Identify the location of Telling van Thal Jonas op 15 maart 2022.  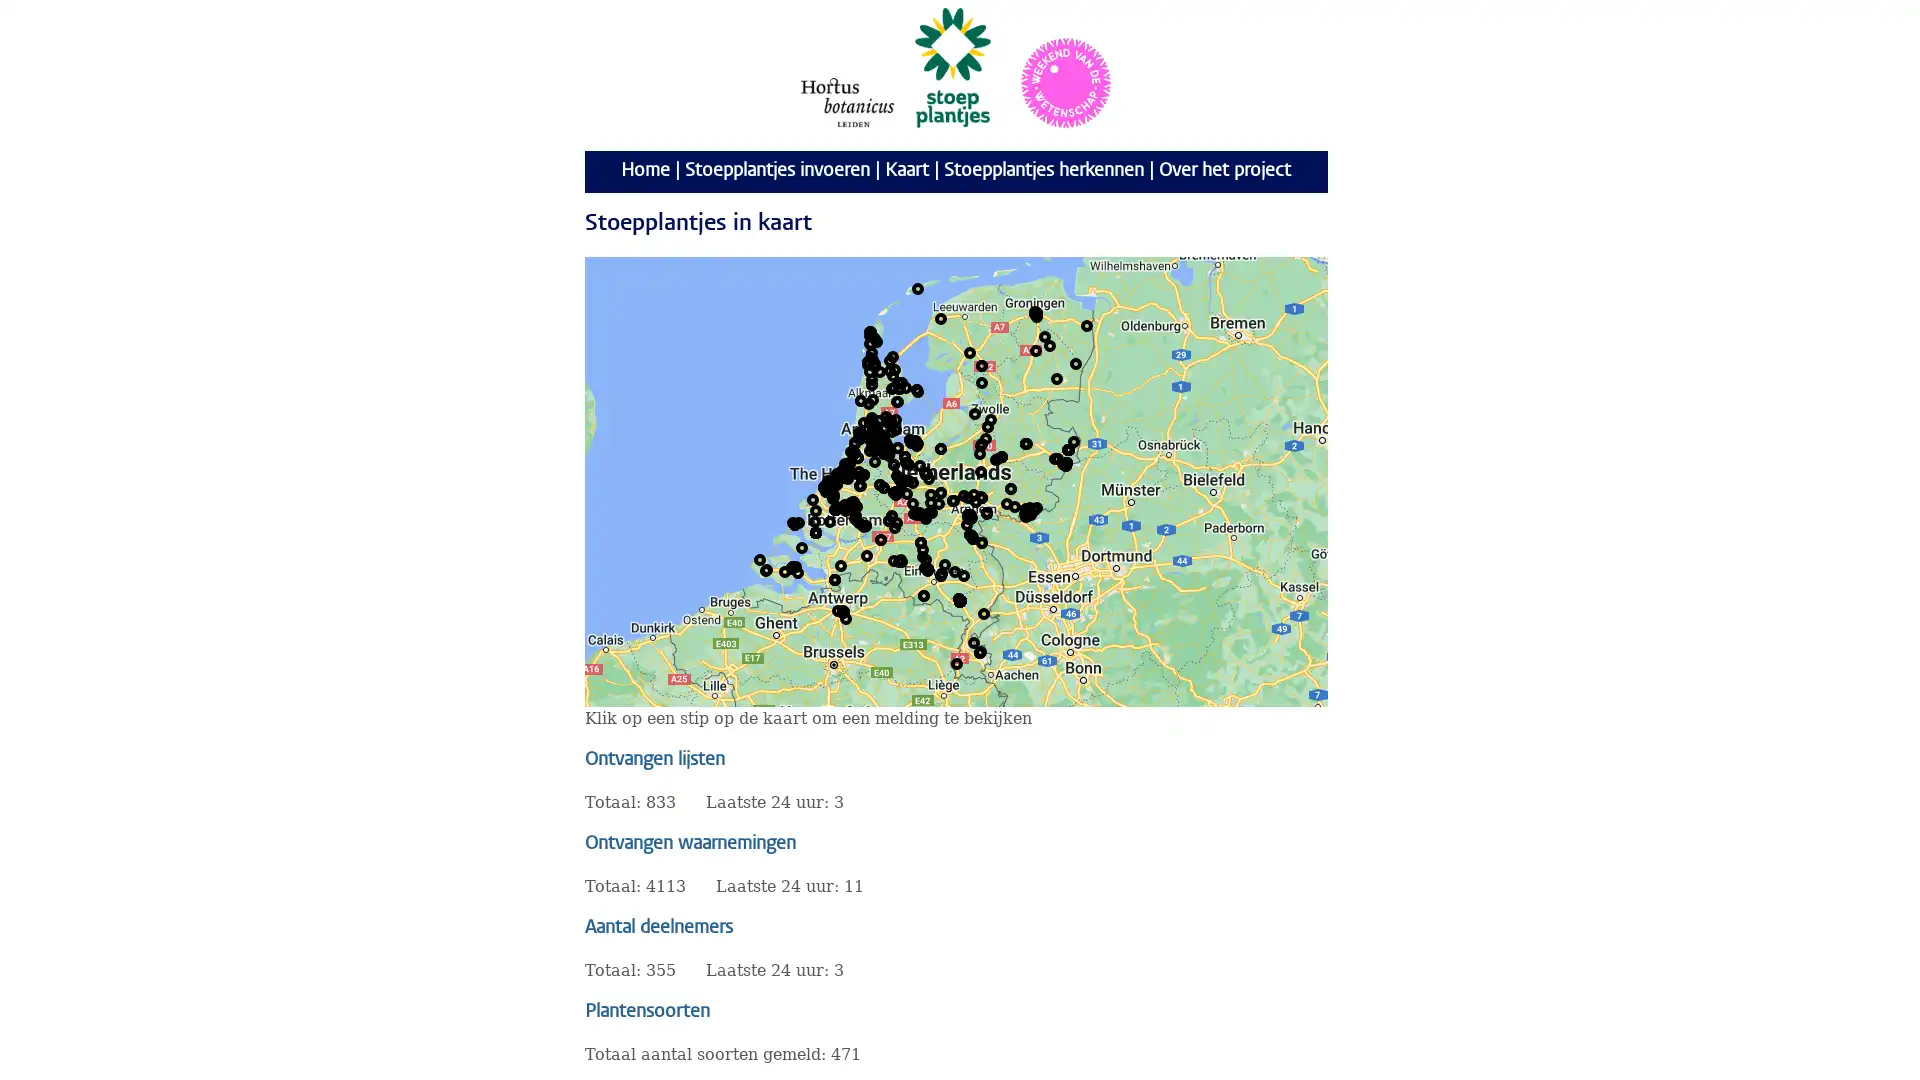
(845, 471).